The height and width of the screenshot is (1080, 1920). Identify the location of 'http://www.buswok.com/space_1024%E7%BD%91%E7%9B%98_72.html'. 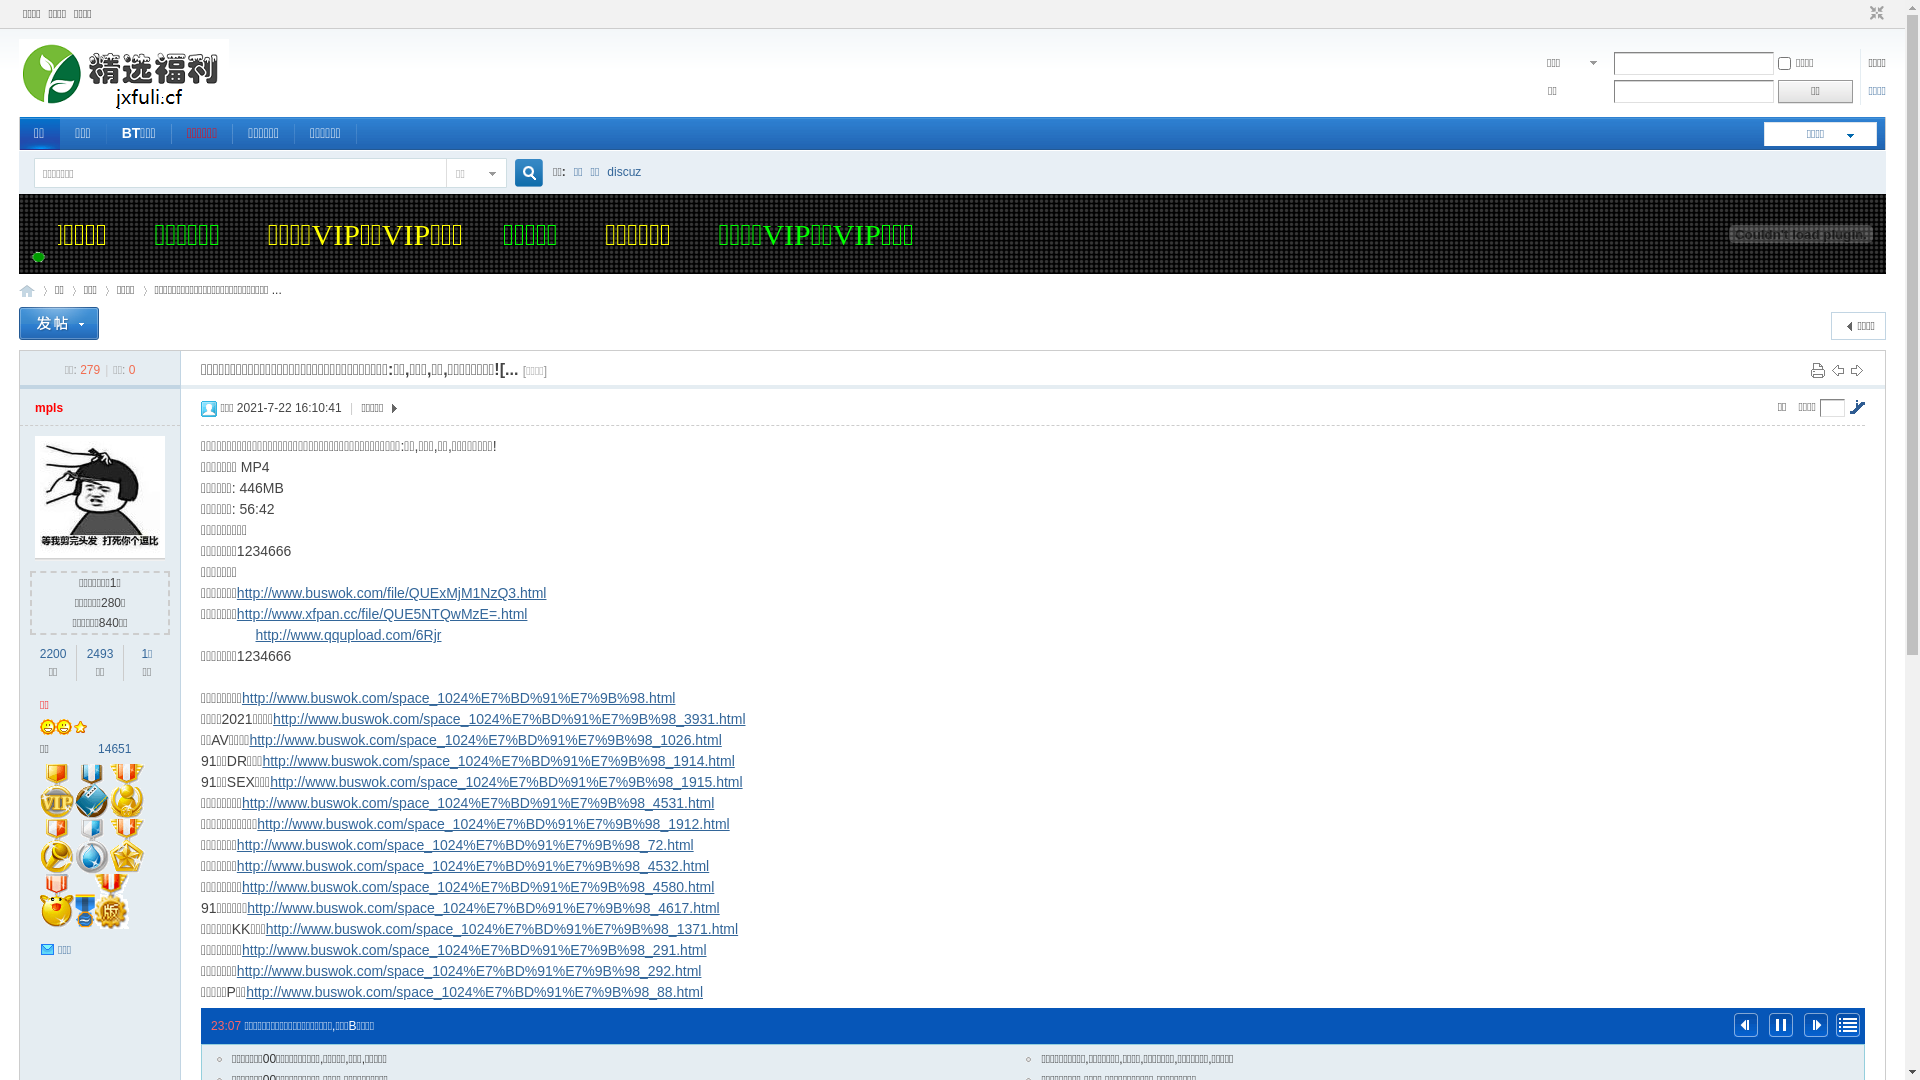
(464, 844).